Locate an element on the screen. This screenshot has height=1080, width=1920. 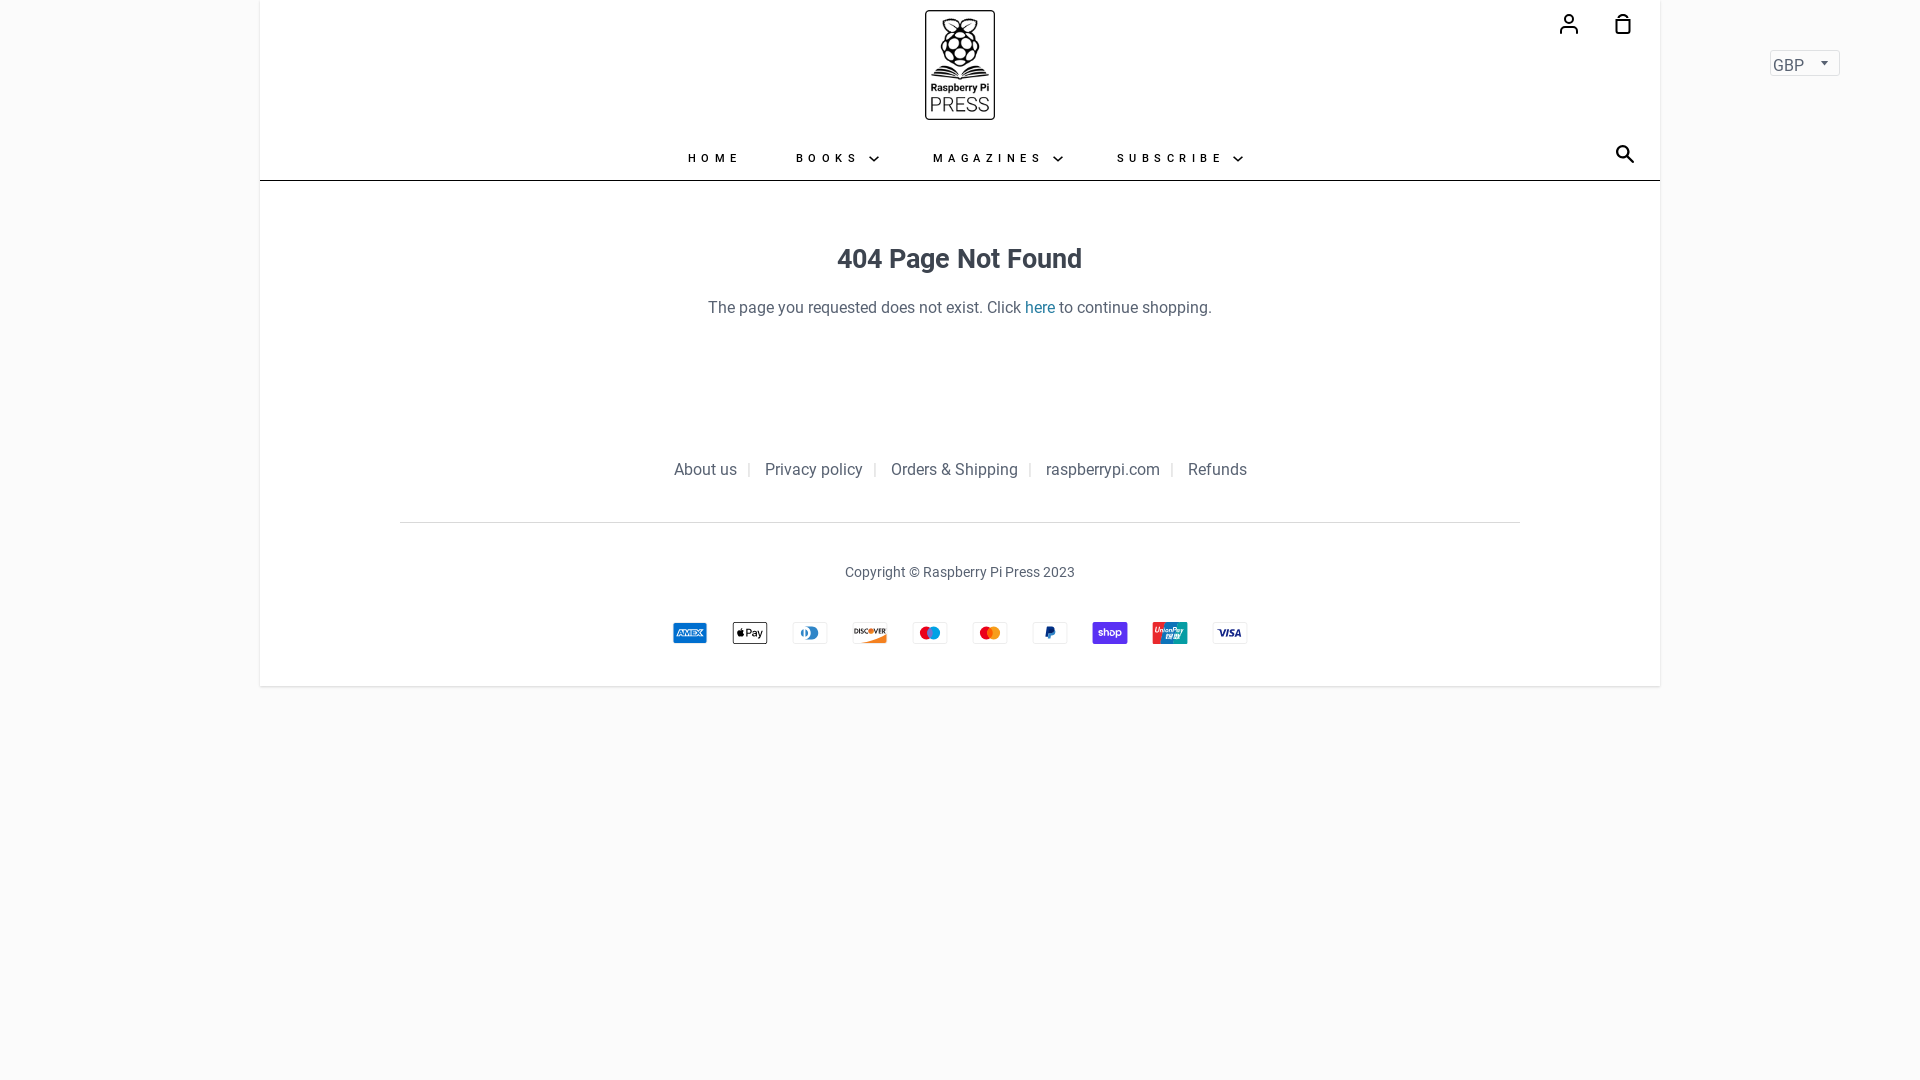
'here' is located at coordinates (1040, 307).